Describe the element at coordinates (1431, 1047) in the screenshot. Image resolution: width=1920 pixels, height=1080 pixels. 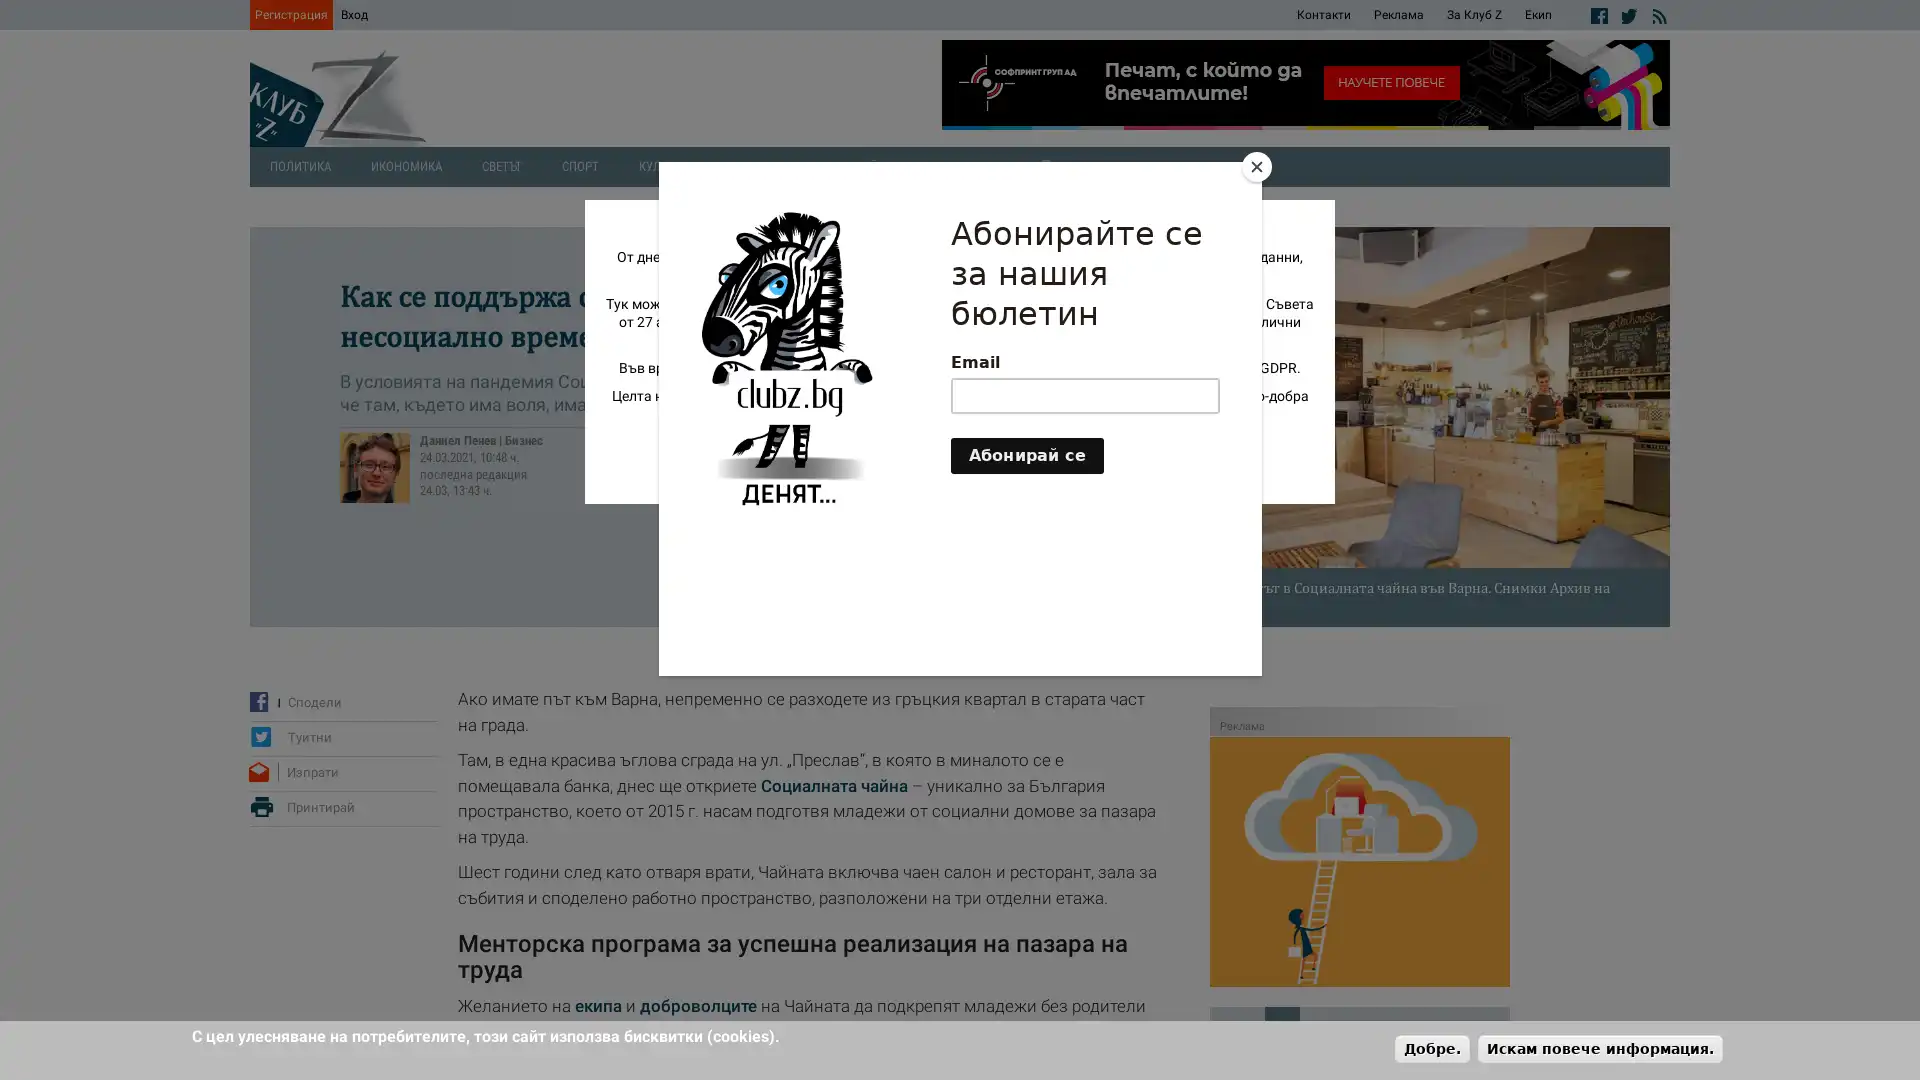
I see `.` at that location.